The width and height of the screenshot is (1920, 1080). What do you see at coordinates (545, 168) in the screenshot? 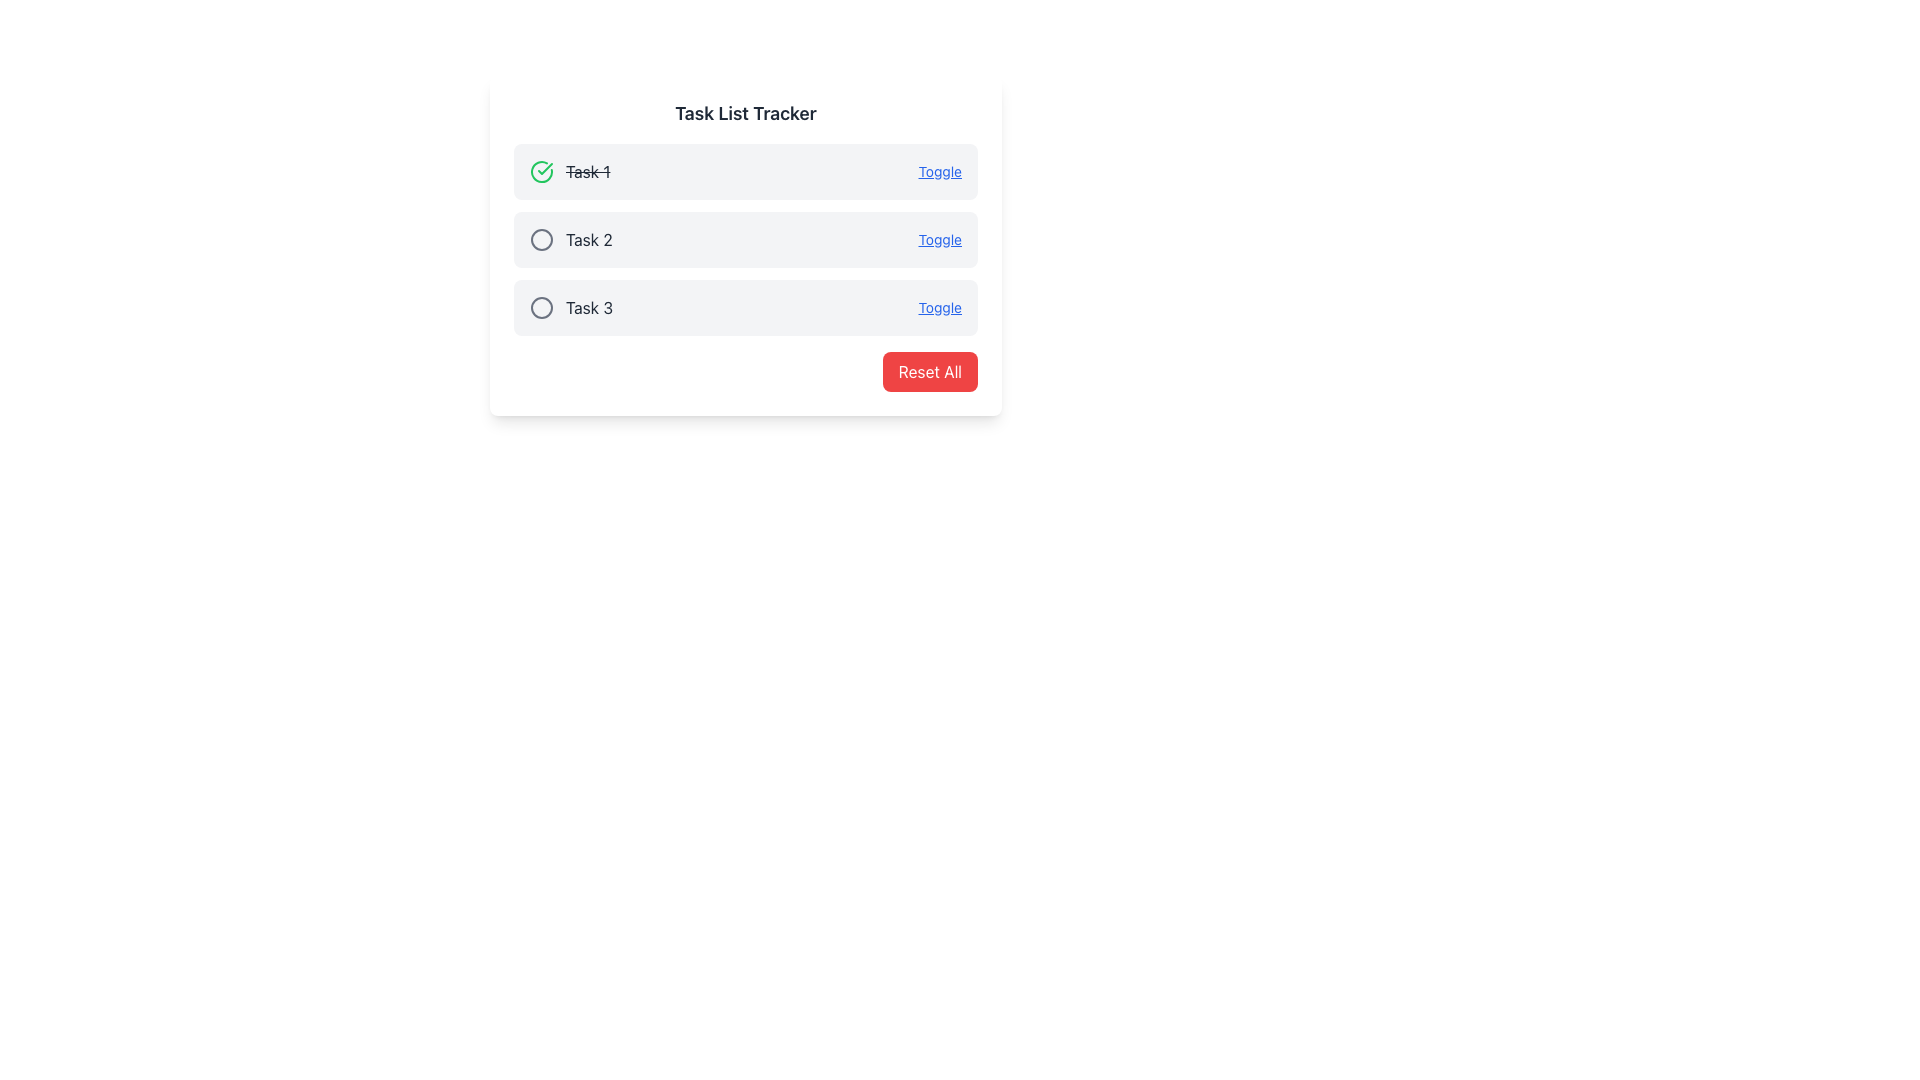
I see `the completed task icon next to 'Task 1' to indicate its checked status` at bounding box center [545, 168].